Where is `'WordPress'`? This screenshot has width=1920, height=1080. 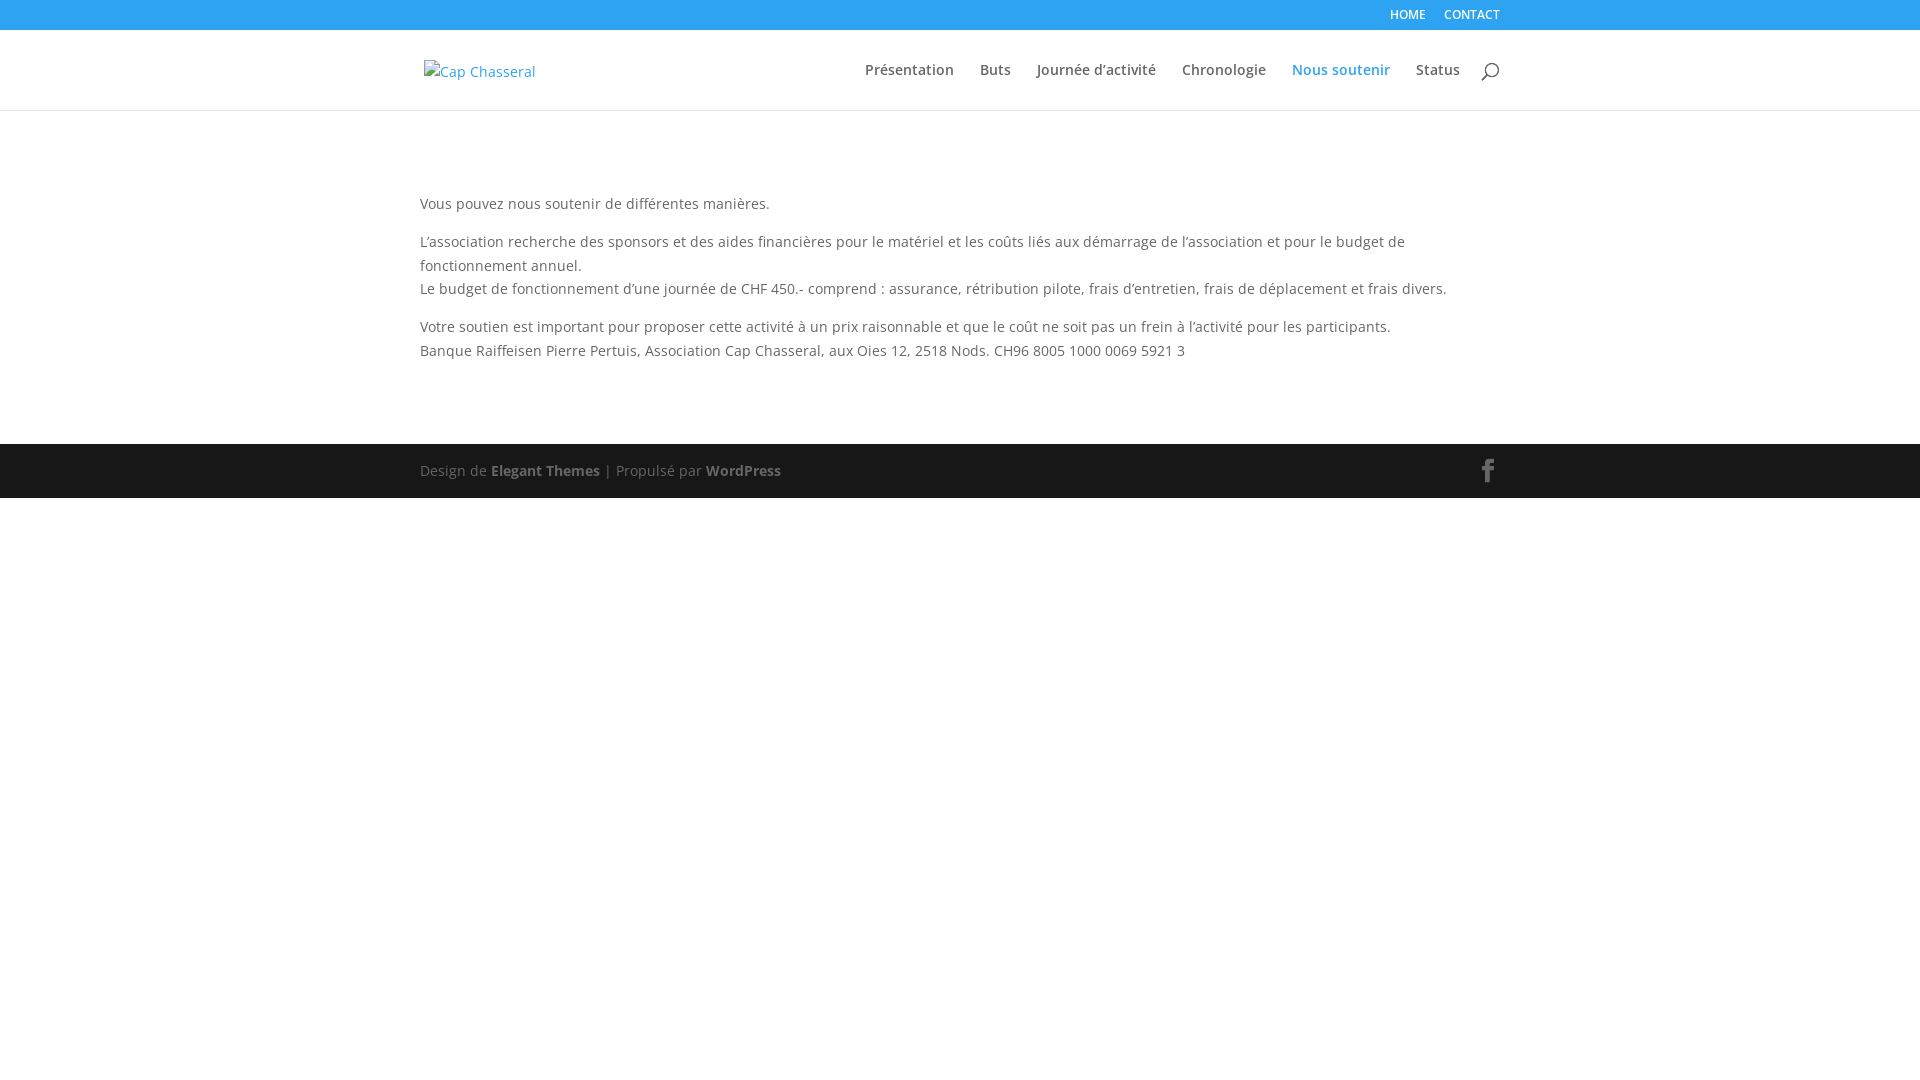
'WordPress' is located at coordinates (742, 470).